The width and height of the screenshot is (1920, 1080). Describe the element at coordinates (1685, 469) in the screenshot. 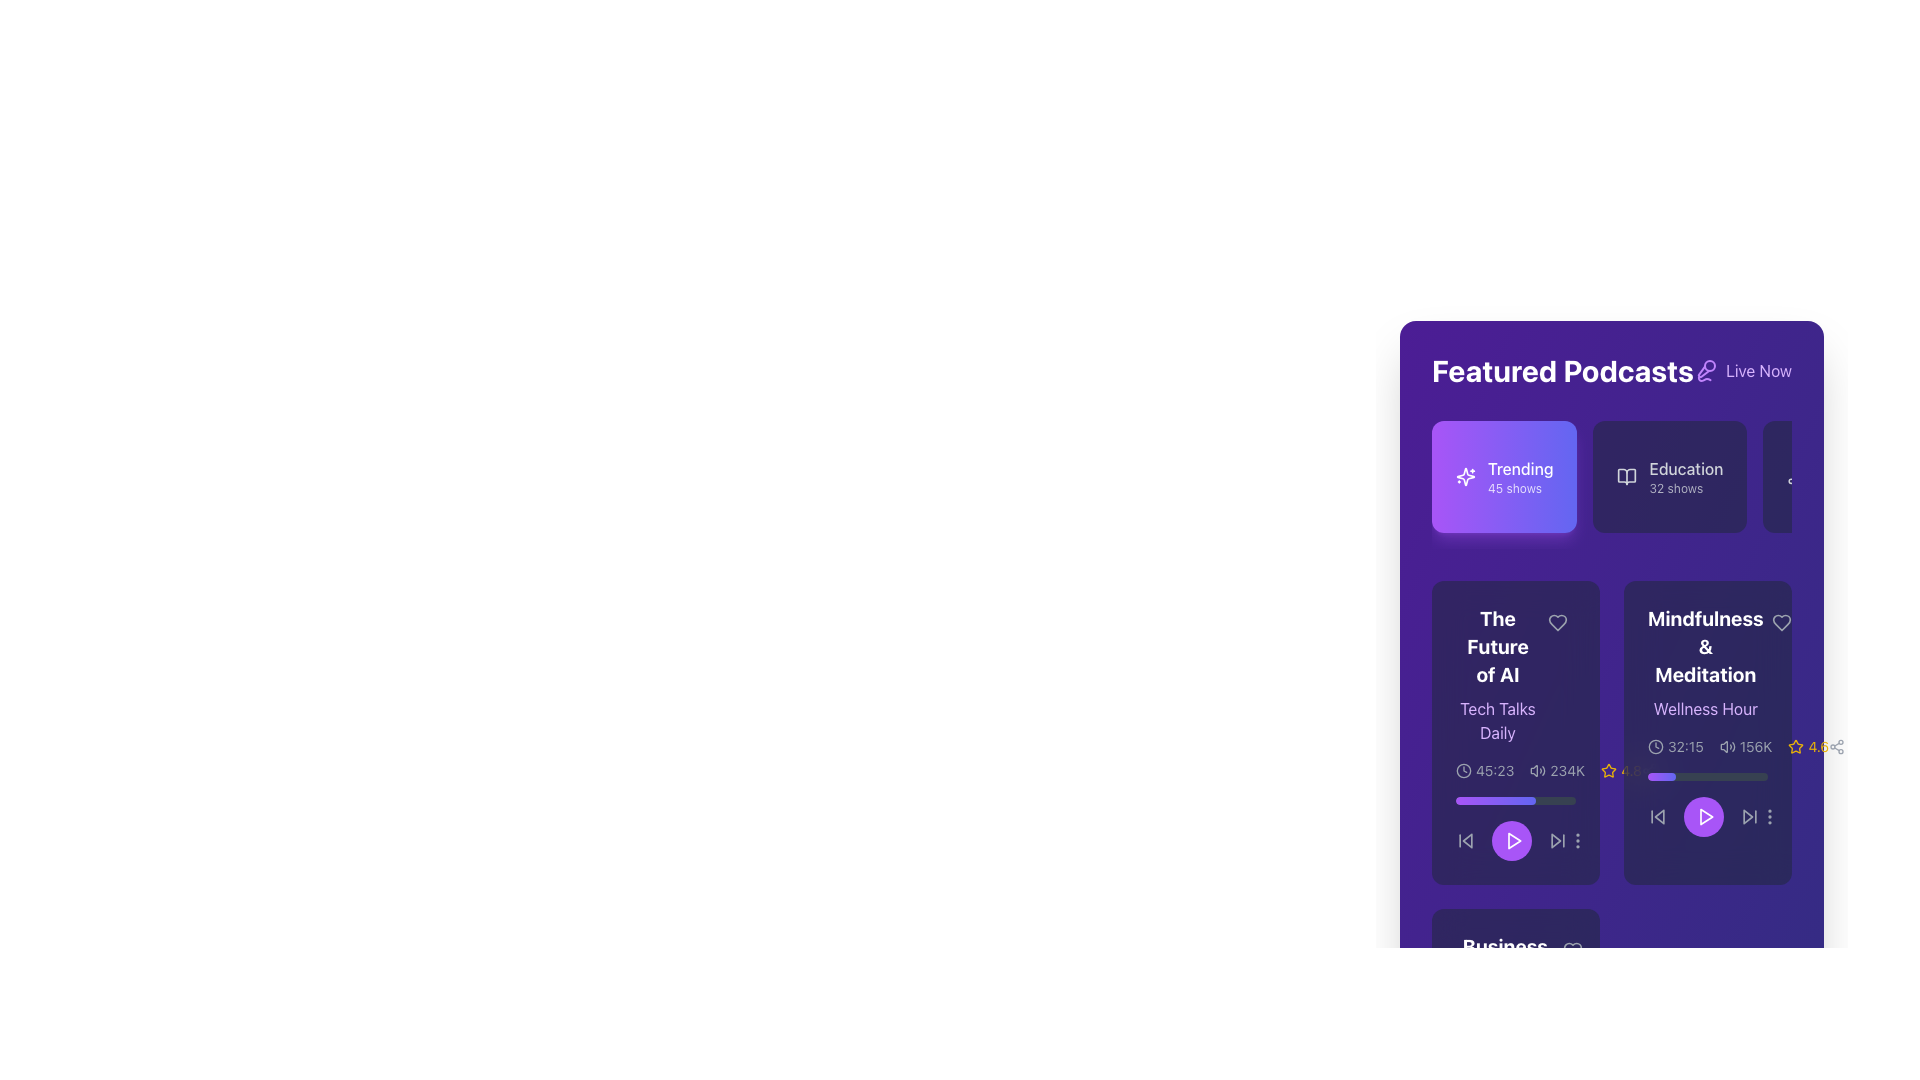

I see `category title 'Education' from the Label styled in a medium-weight font, with white text on a dark background, located in the top row, second column of the 'Featured Podcasts' section` at that location.